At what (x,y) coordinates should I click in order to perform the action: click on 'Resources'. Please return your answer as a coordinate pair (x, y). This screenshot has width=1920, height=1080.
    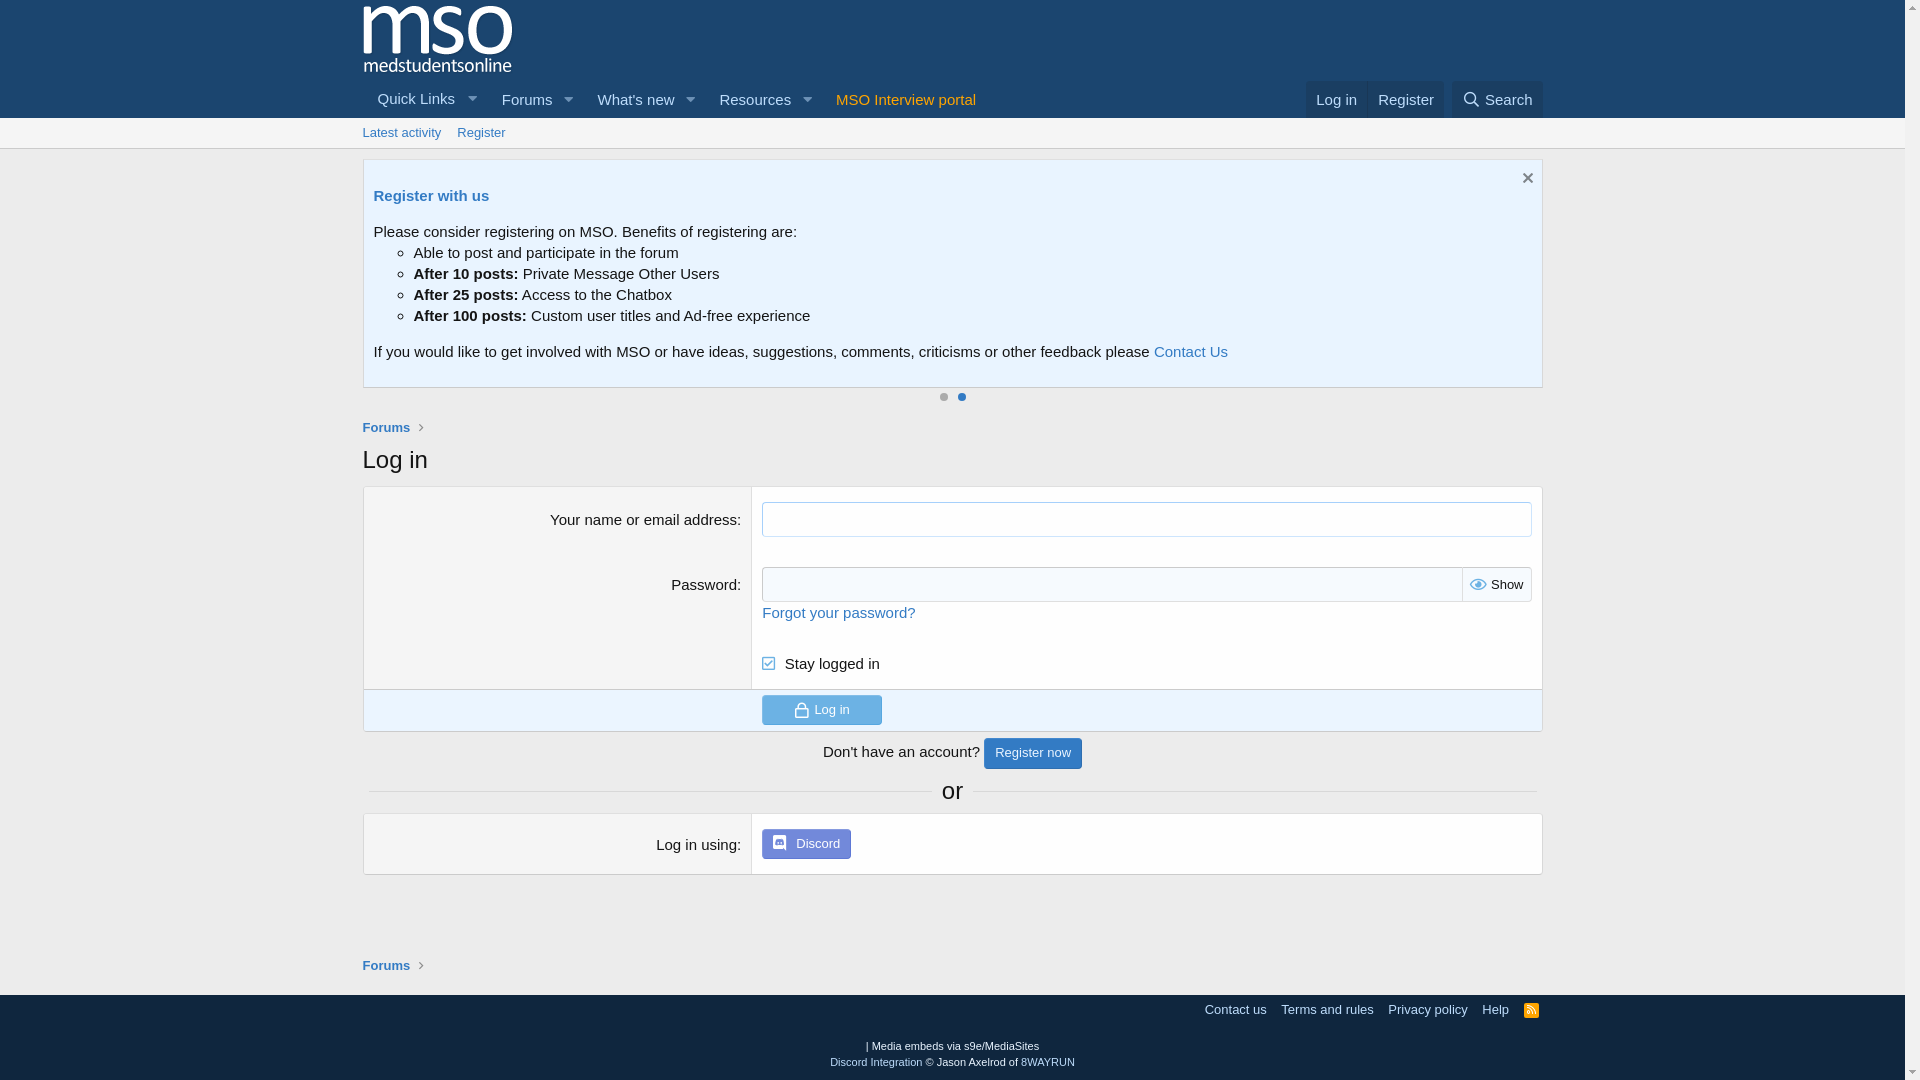
    Looking at the image, I should click on (747, 99).